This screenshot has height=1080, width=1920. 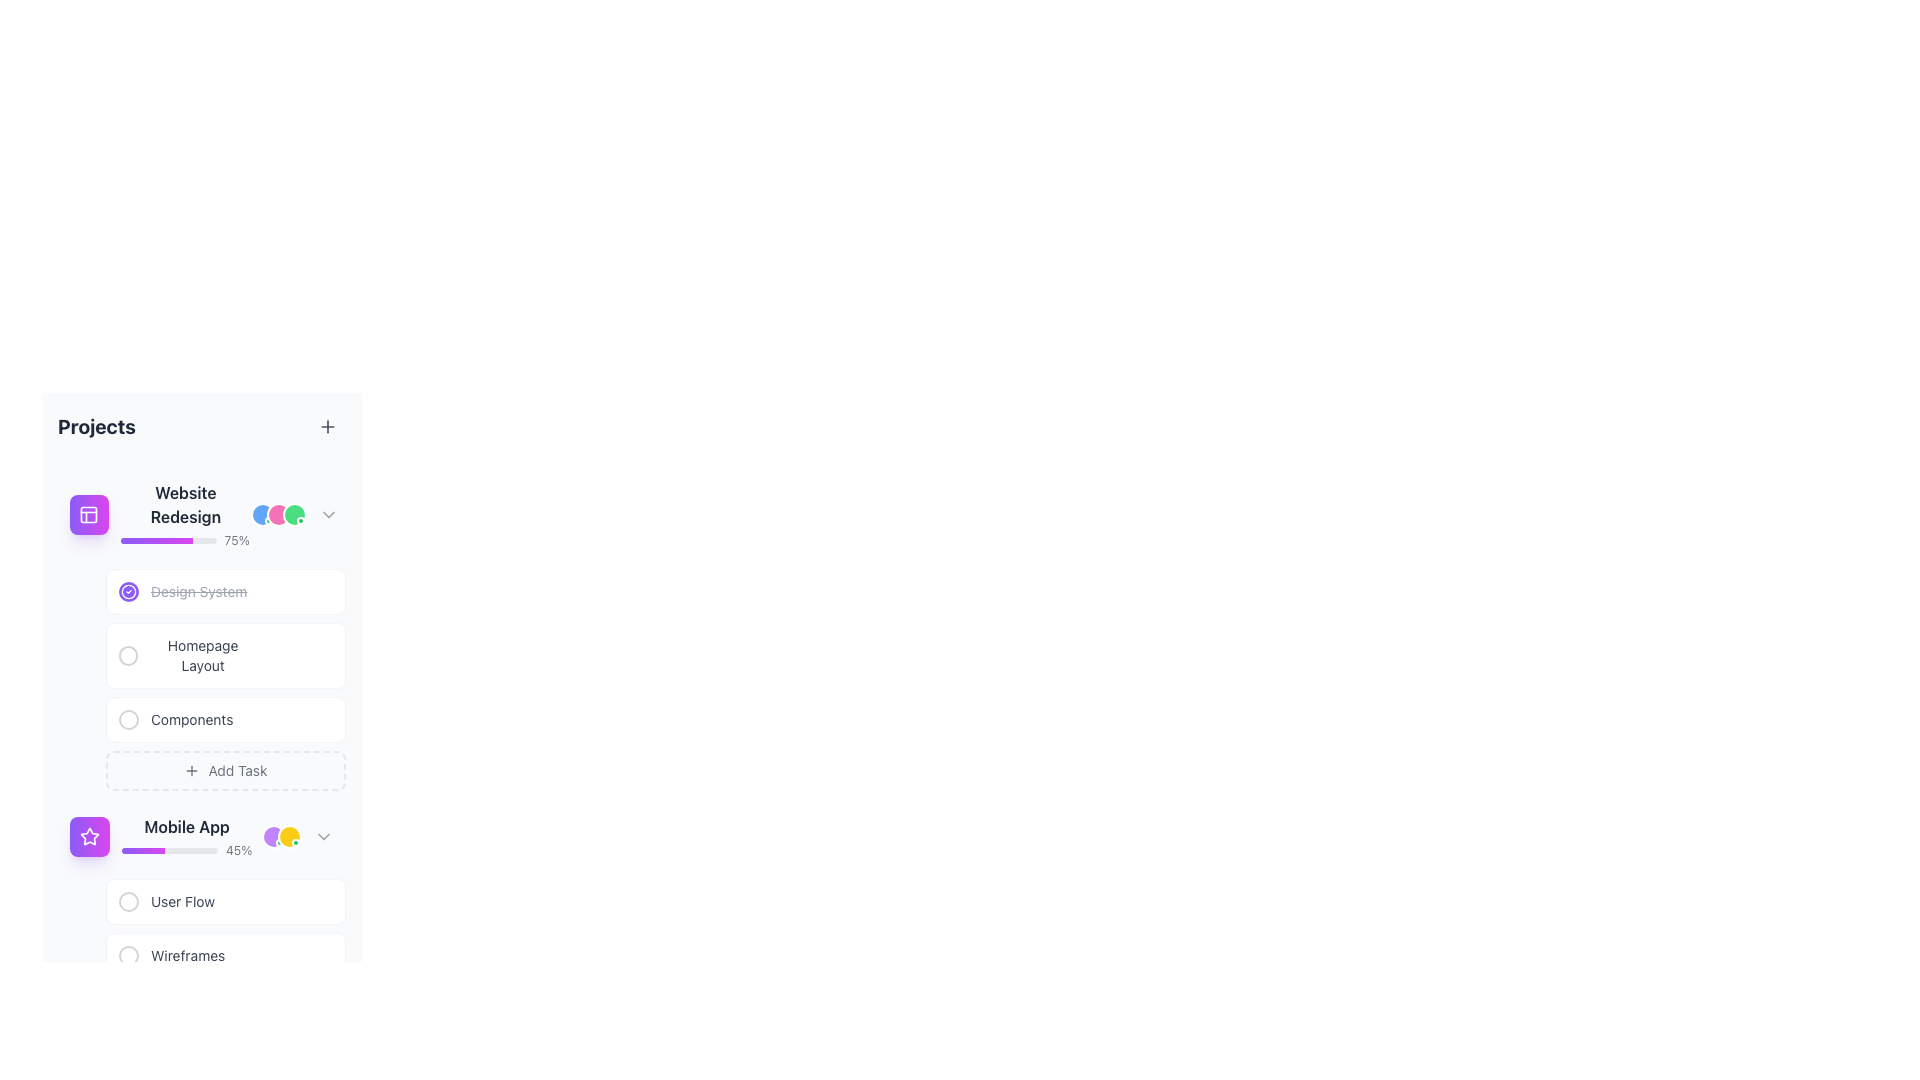 What do you see at coordinates (329, 514) in the screenshot?
I see `the right-pointing light gray chevron icon` at bounding box center [329, 514].